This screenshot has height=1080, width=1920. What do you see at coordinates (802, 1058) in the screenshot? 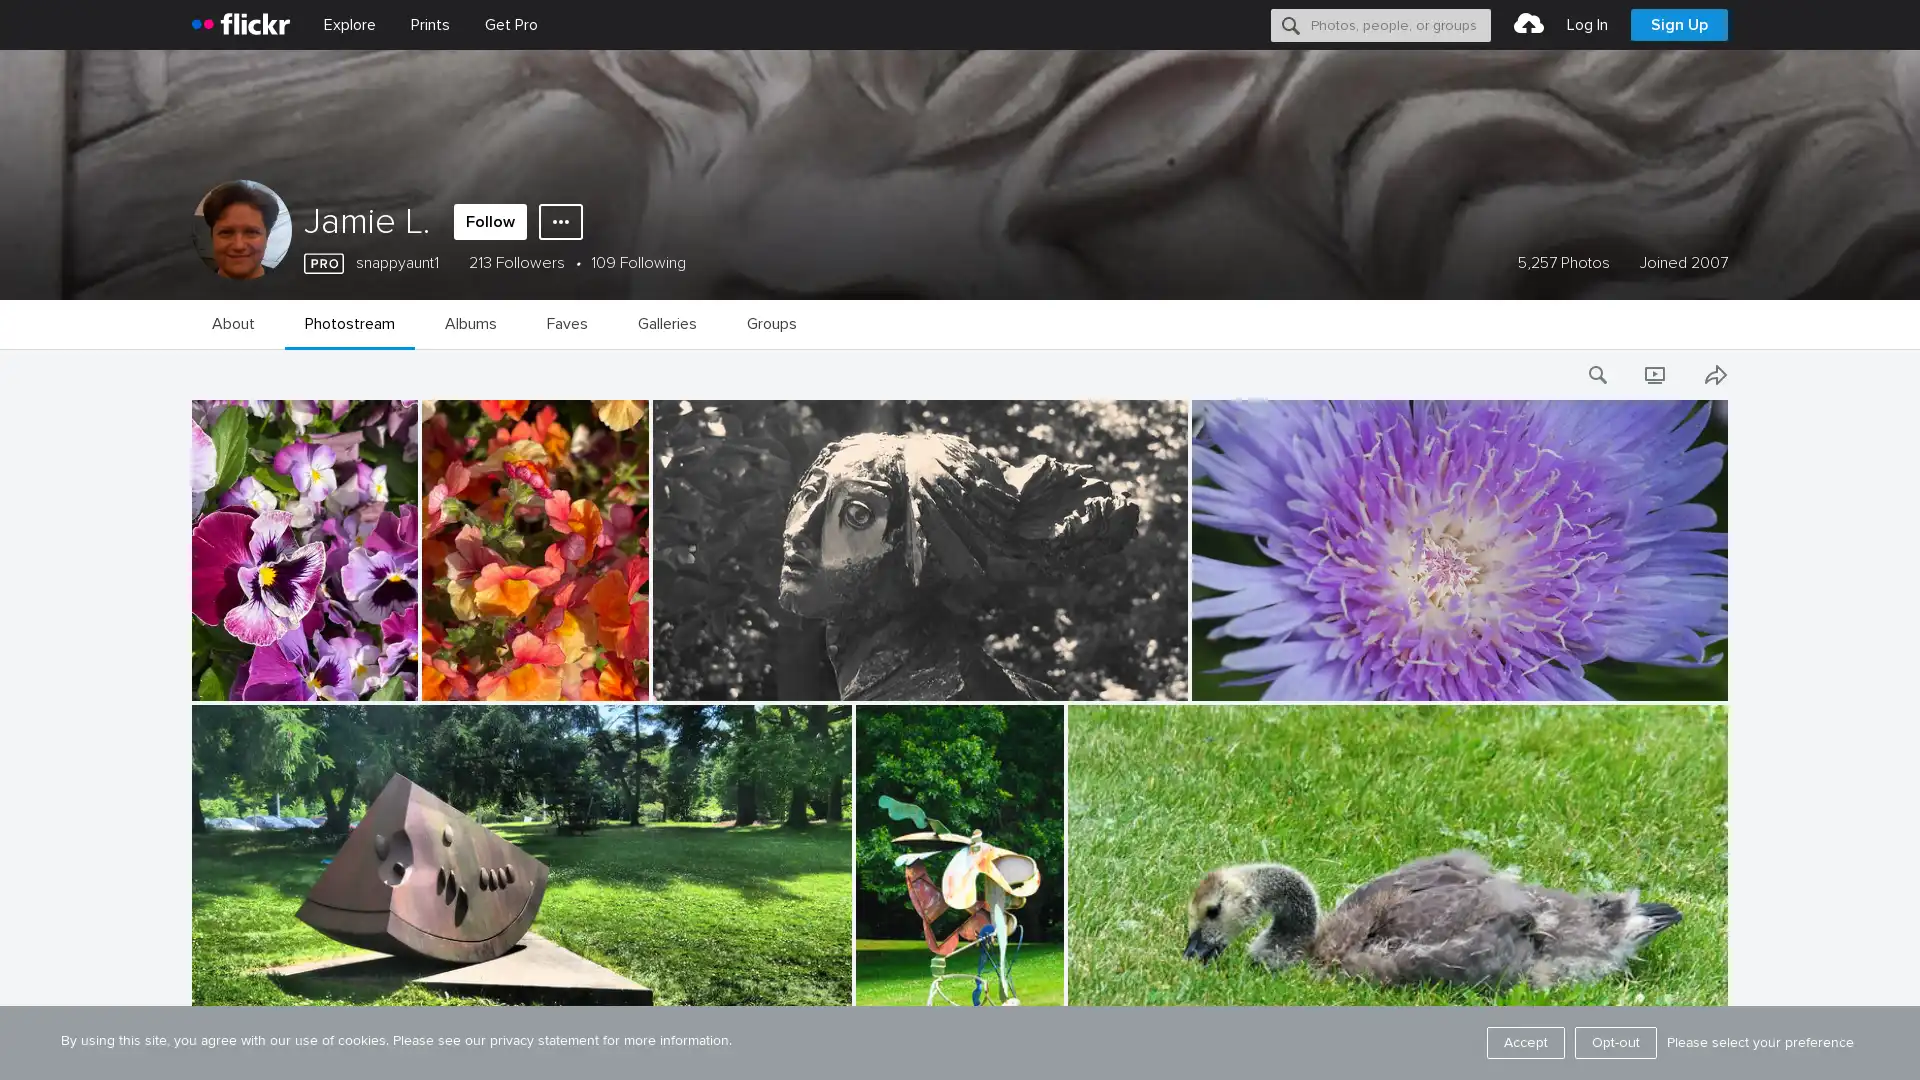
I see `Add to Favorites` at bounding box center [802, 1058].